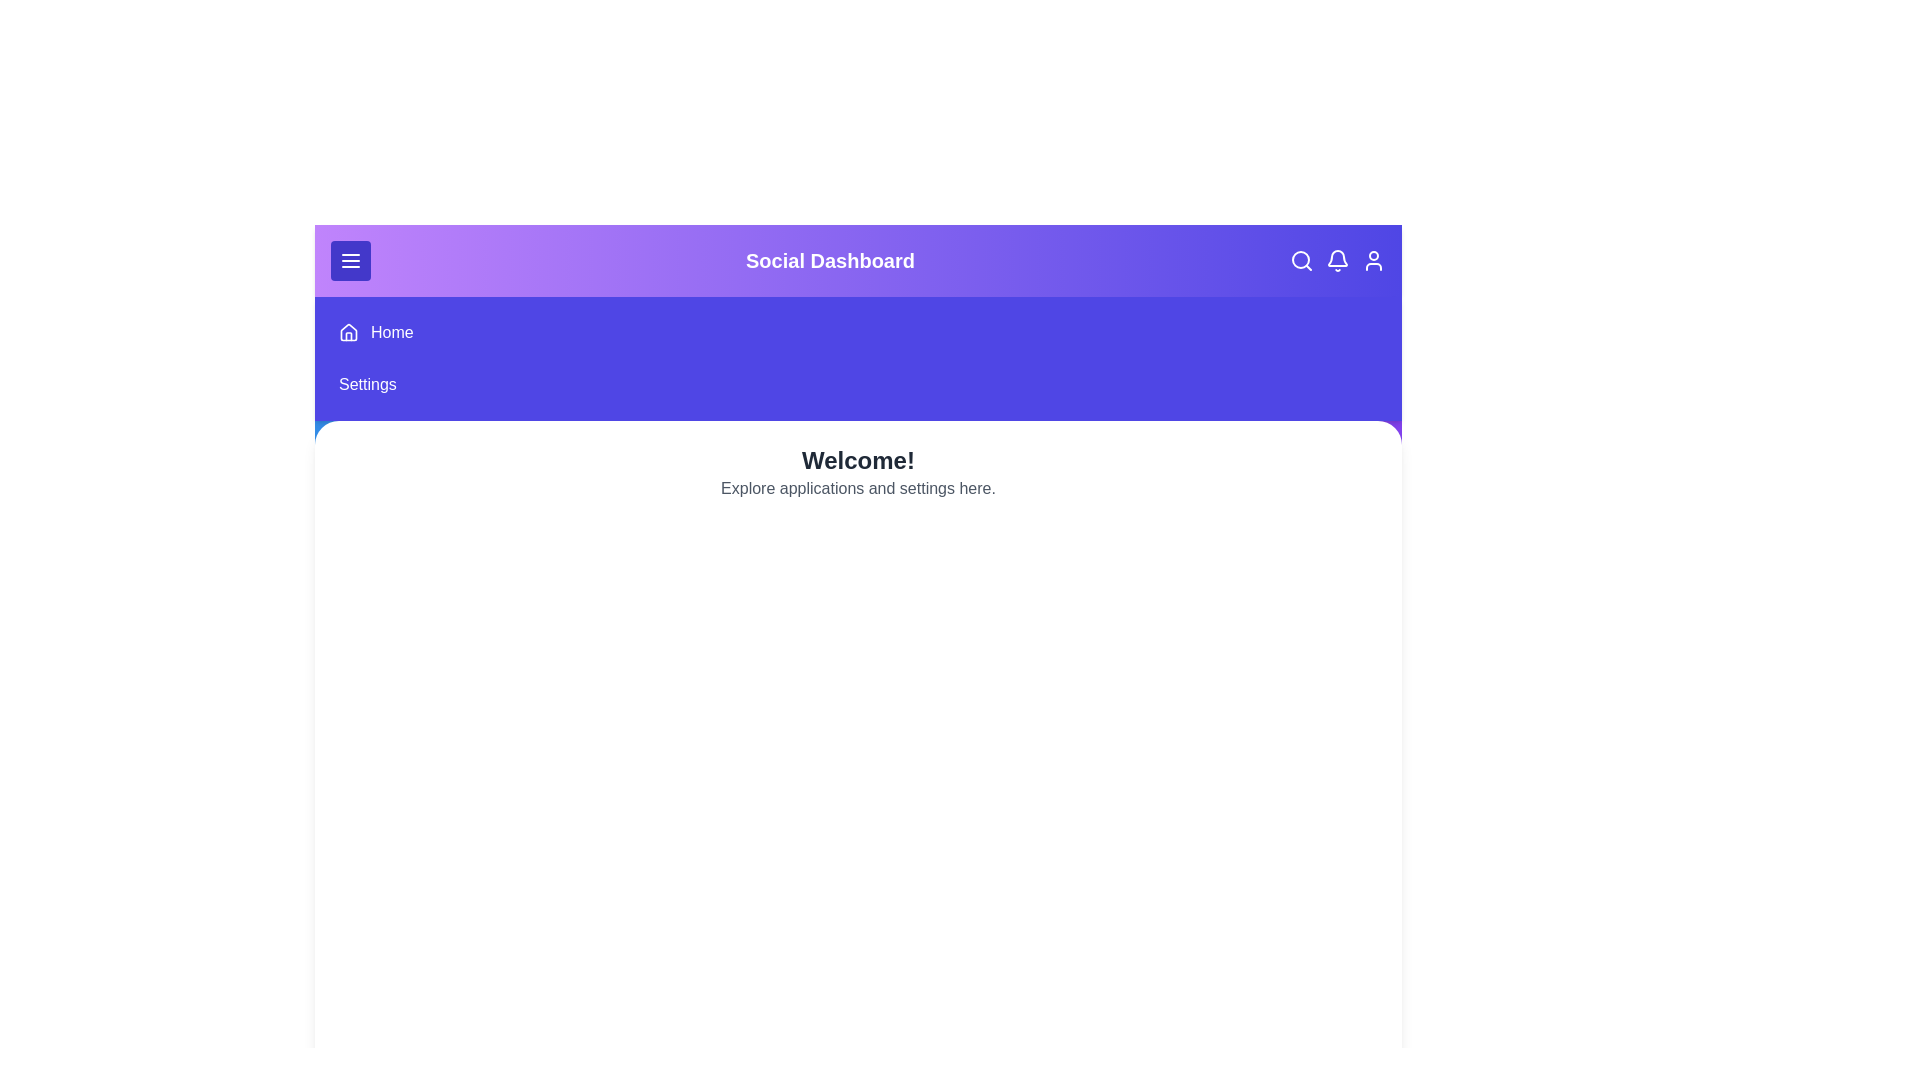 The image size is (1920, 1080). I want to click on the menu button to toggle the menu visibility, so click(350, 260).